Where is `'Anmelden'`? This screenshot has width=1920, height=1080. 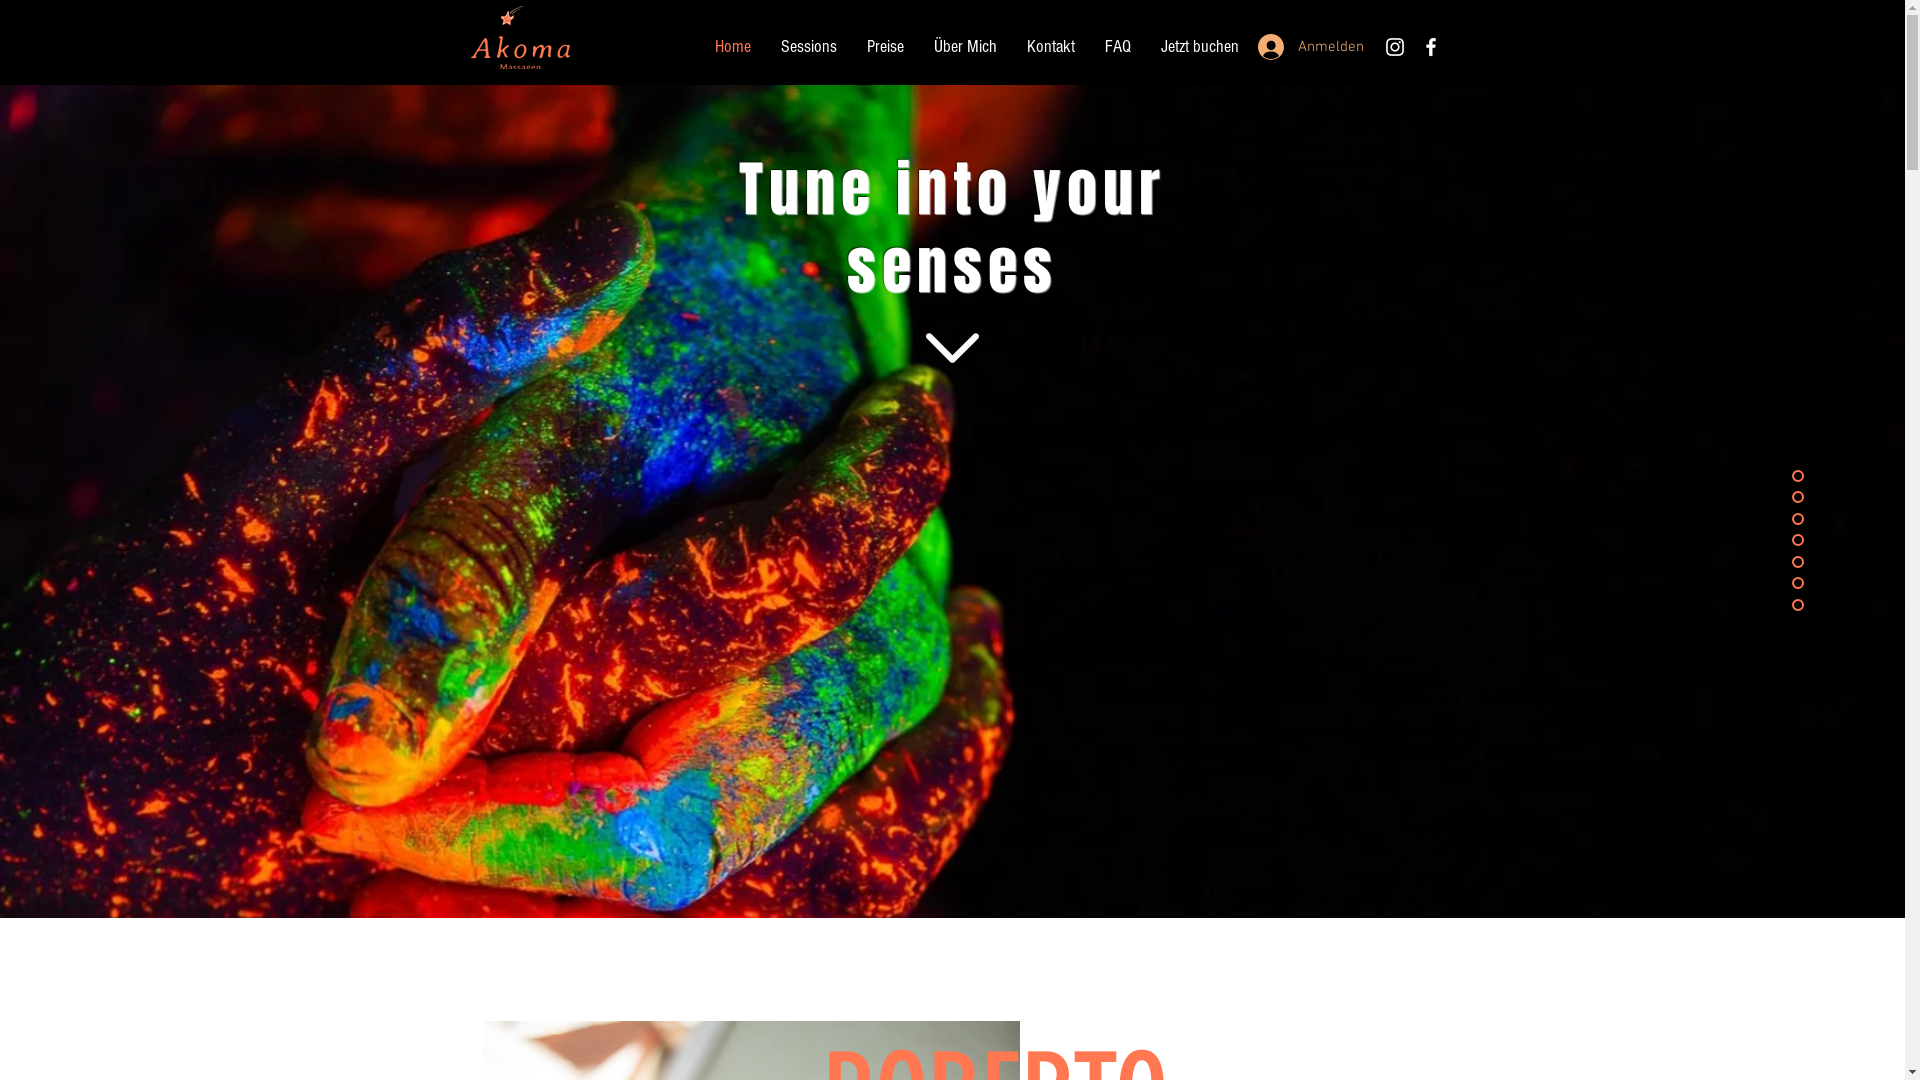
'Anmelden' is located at coordinates (1304, 45).